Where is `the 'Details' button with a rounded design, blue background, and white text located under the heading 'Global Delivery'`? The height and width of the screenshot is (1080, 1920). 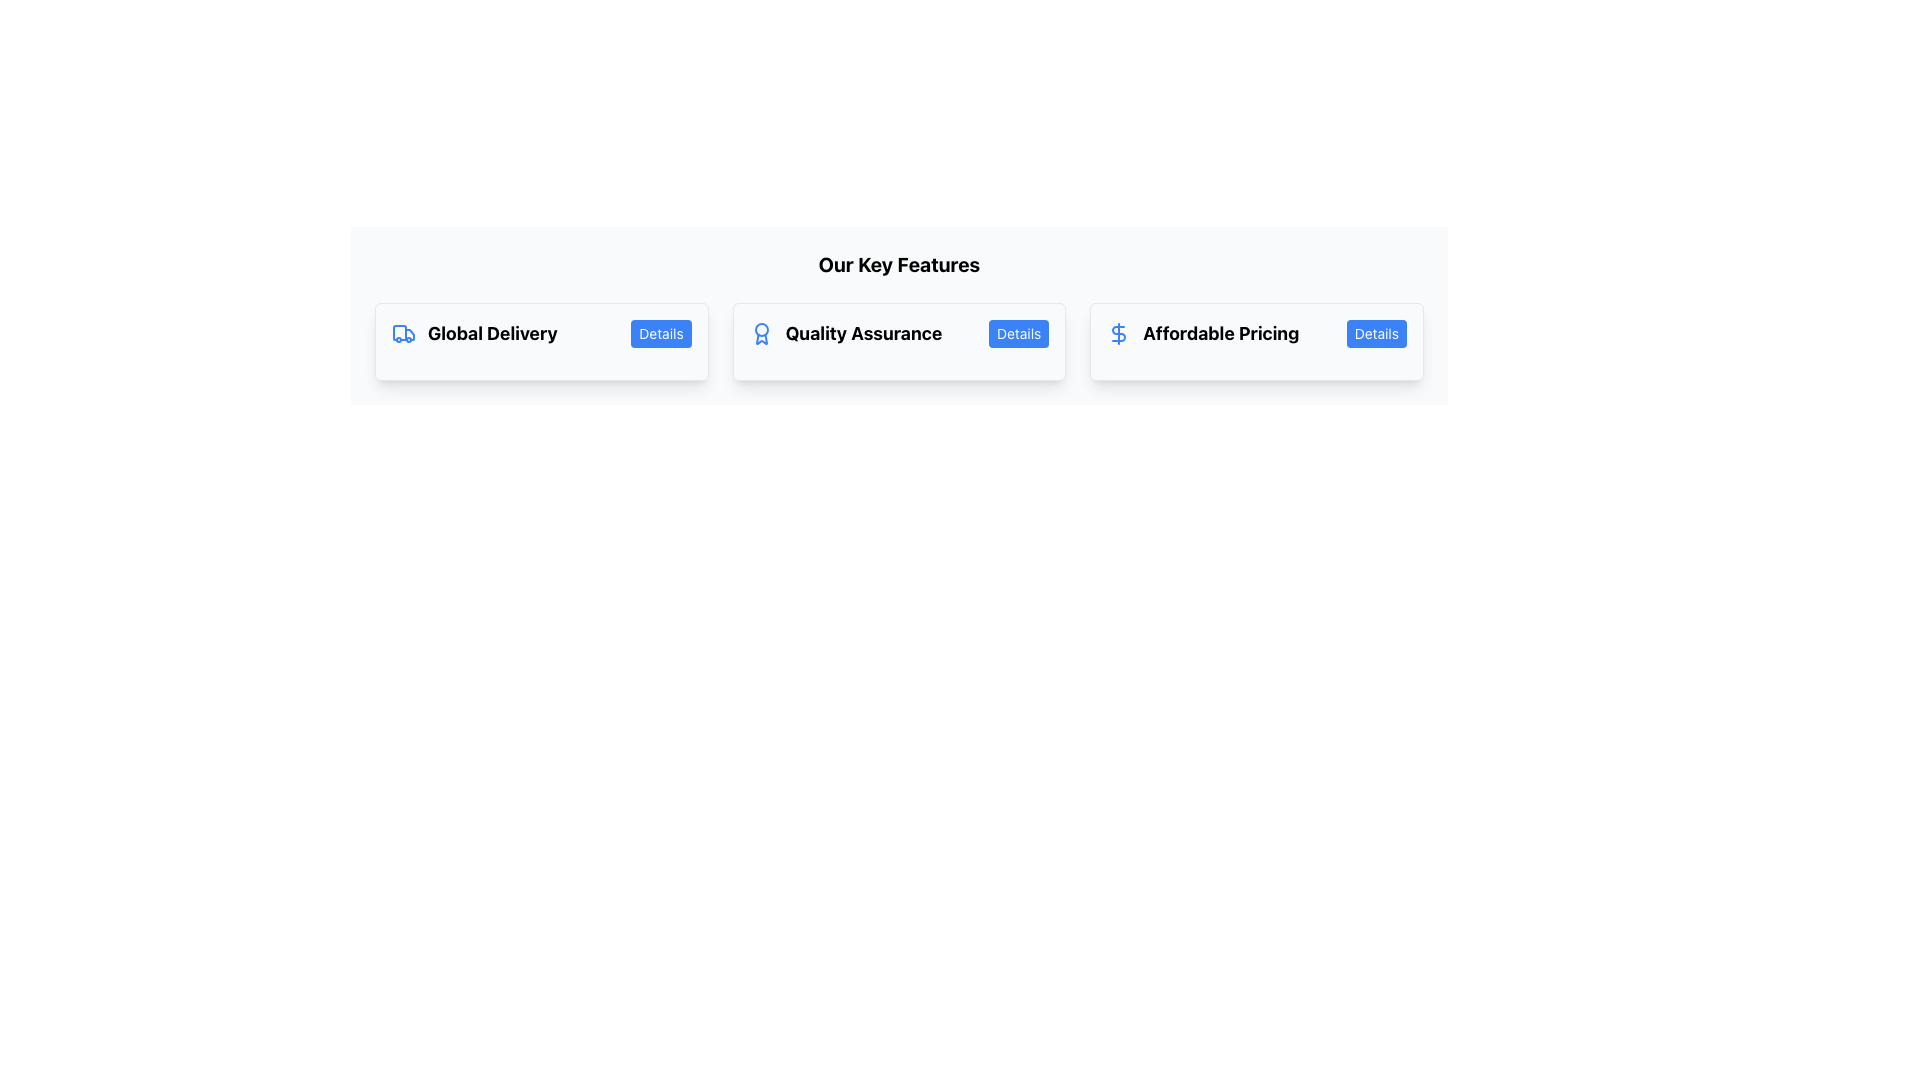 the 'Details' button with a rounded design, blue background, and white text located under the heading 'Global Delivery' is located at coordinates (661, 333).